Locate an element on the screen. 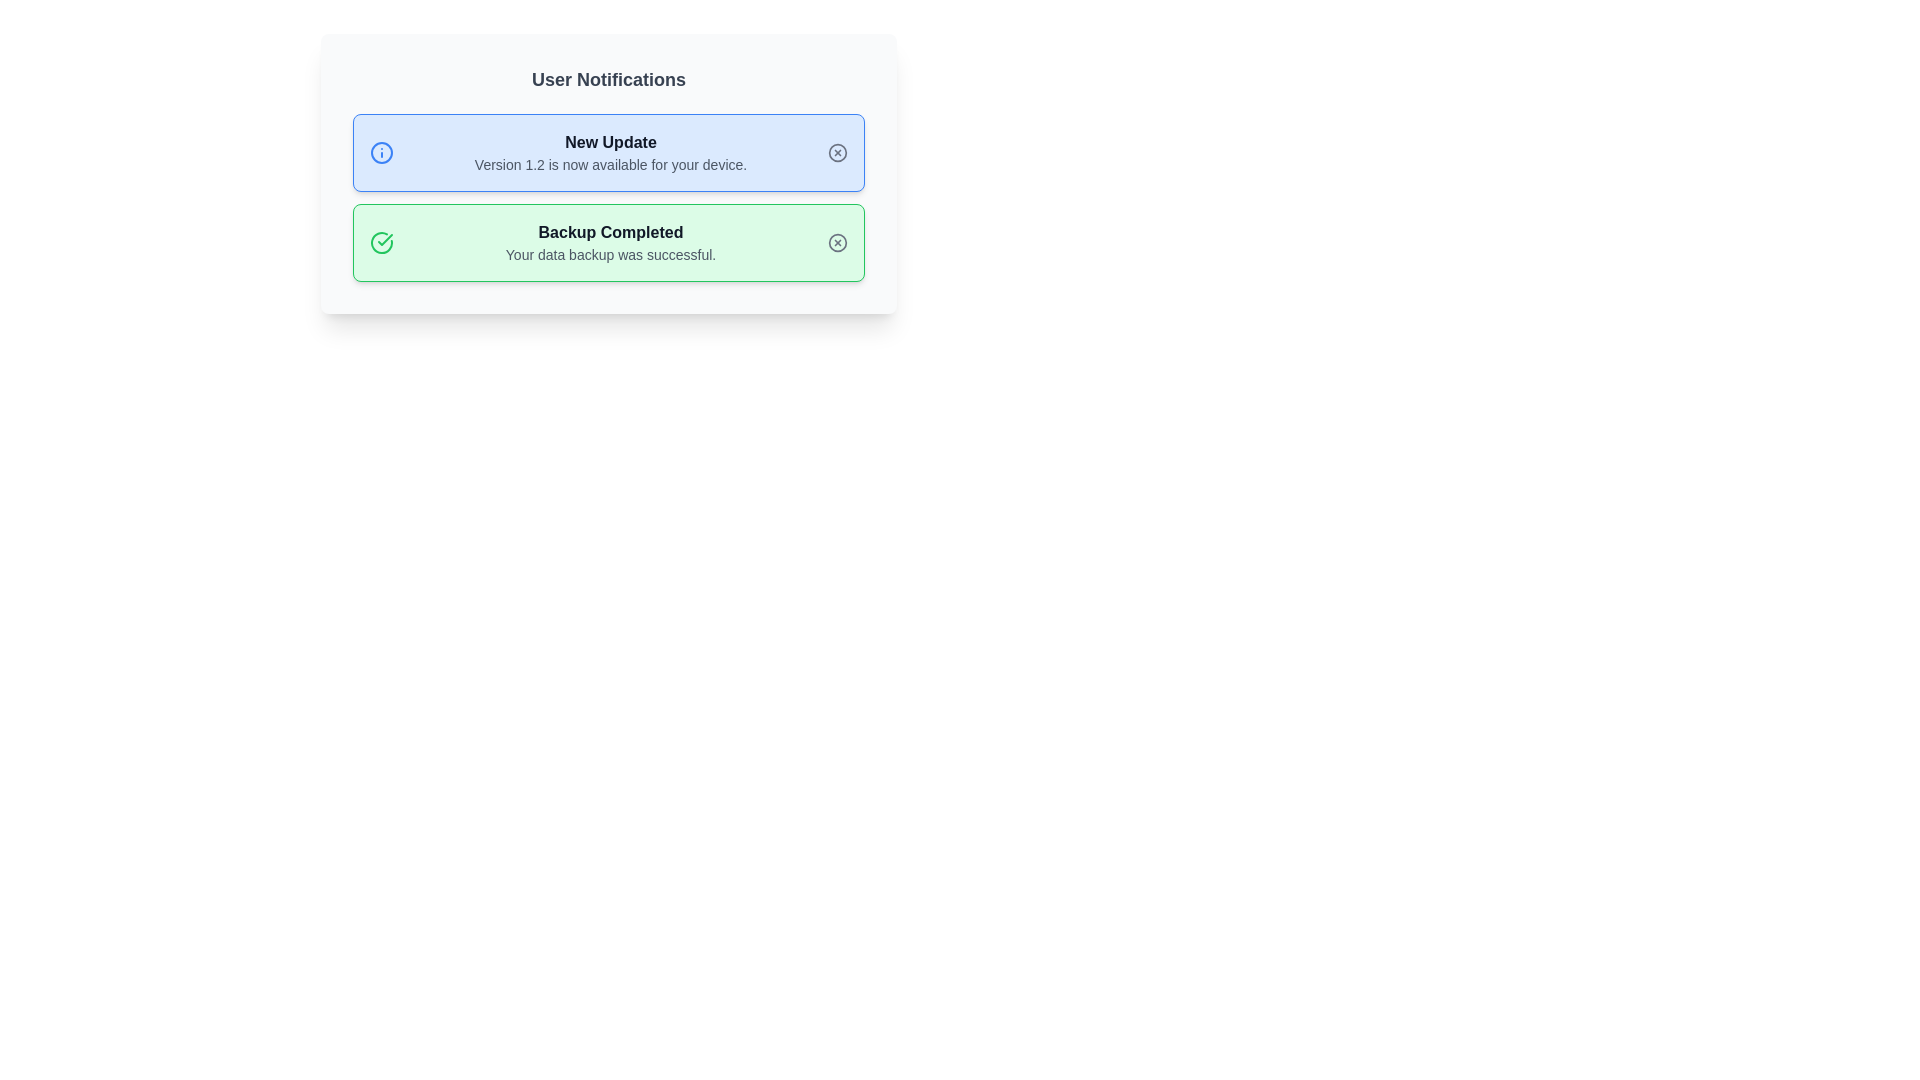  the information icon located at the top-left of the notifications panel, next to the text 'New Update' is located at coordinates (382, 152).